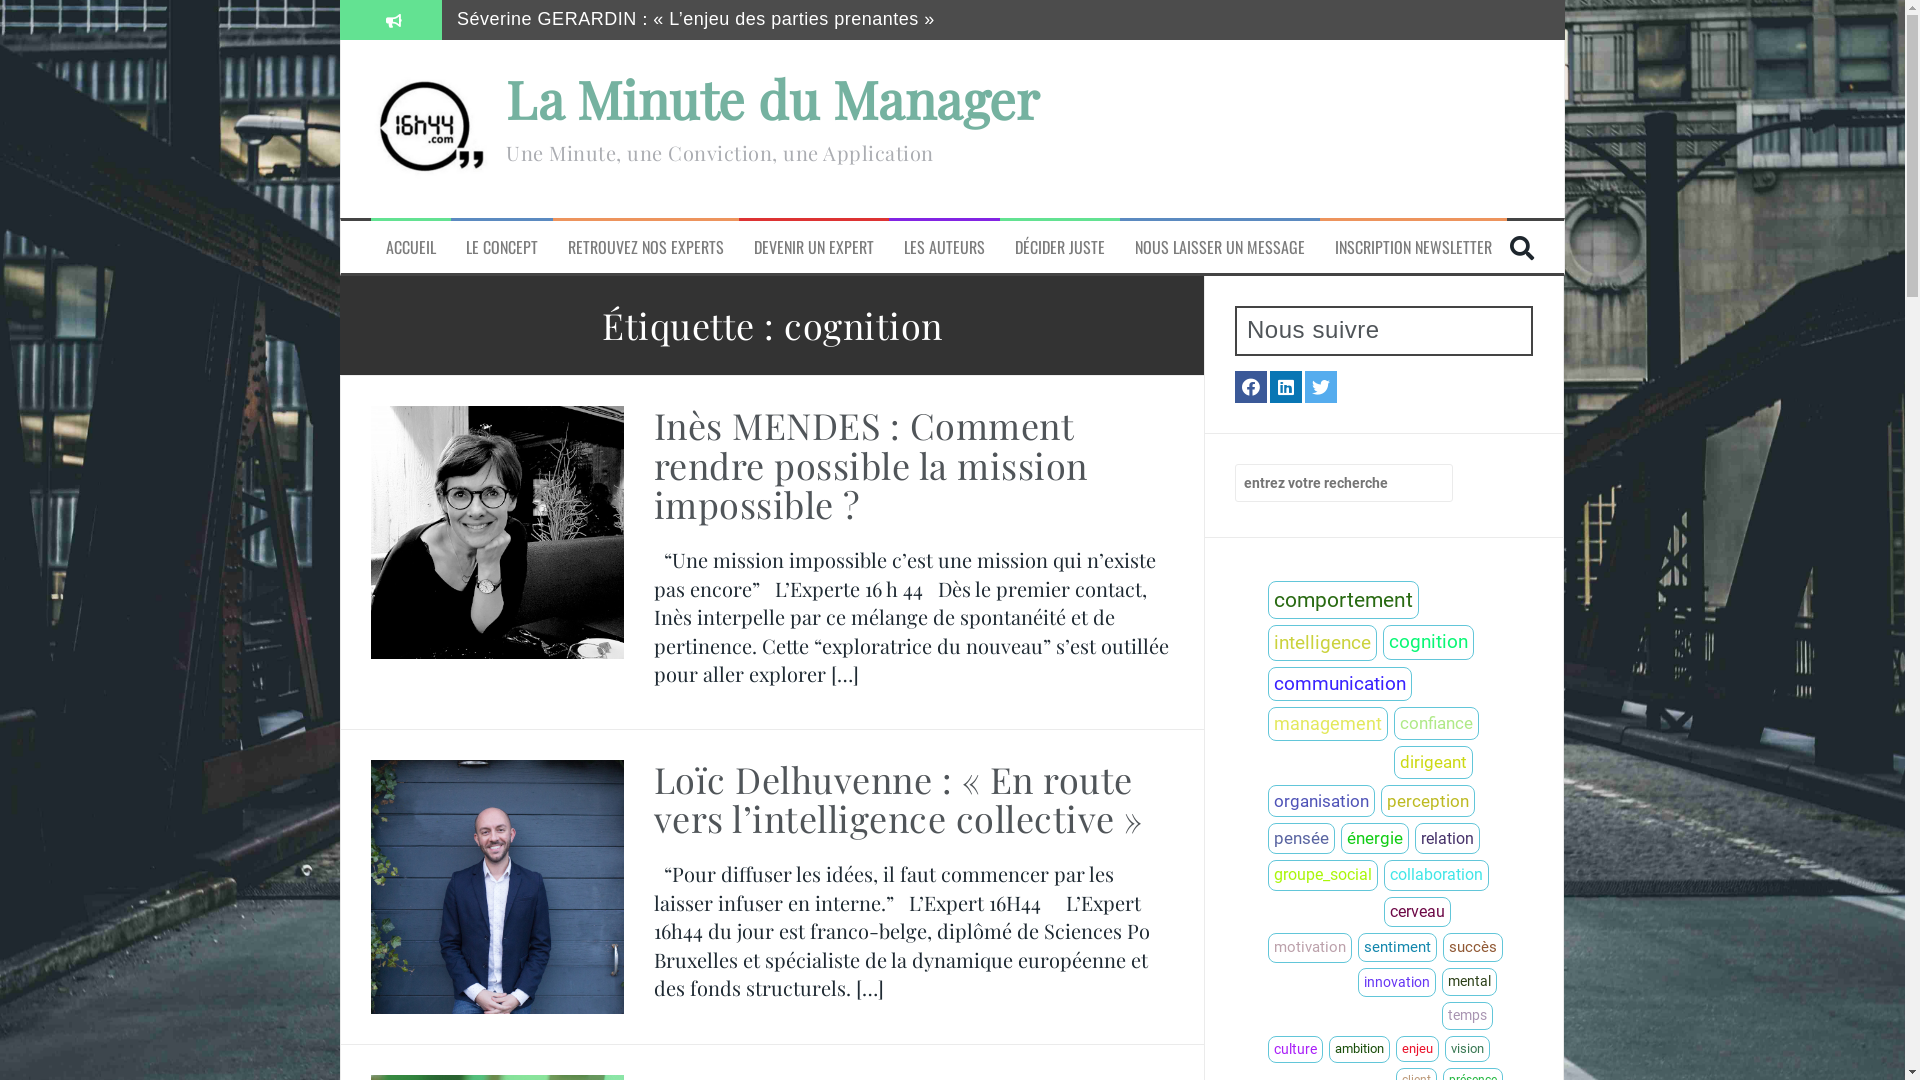  I want to click on 'NOUS LAISSER UN MESSAGE', so click(1218, 246).